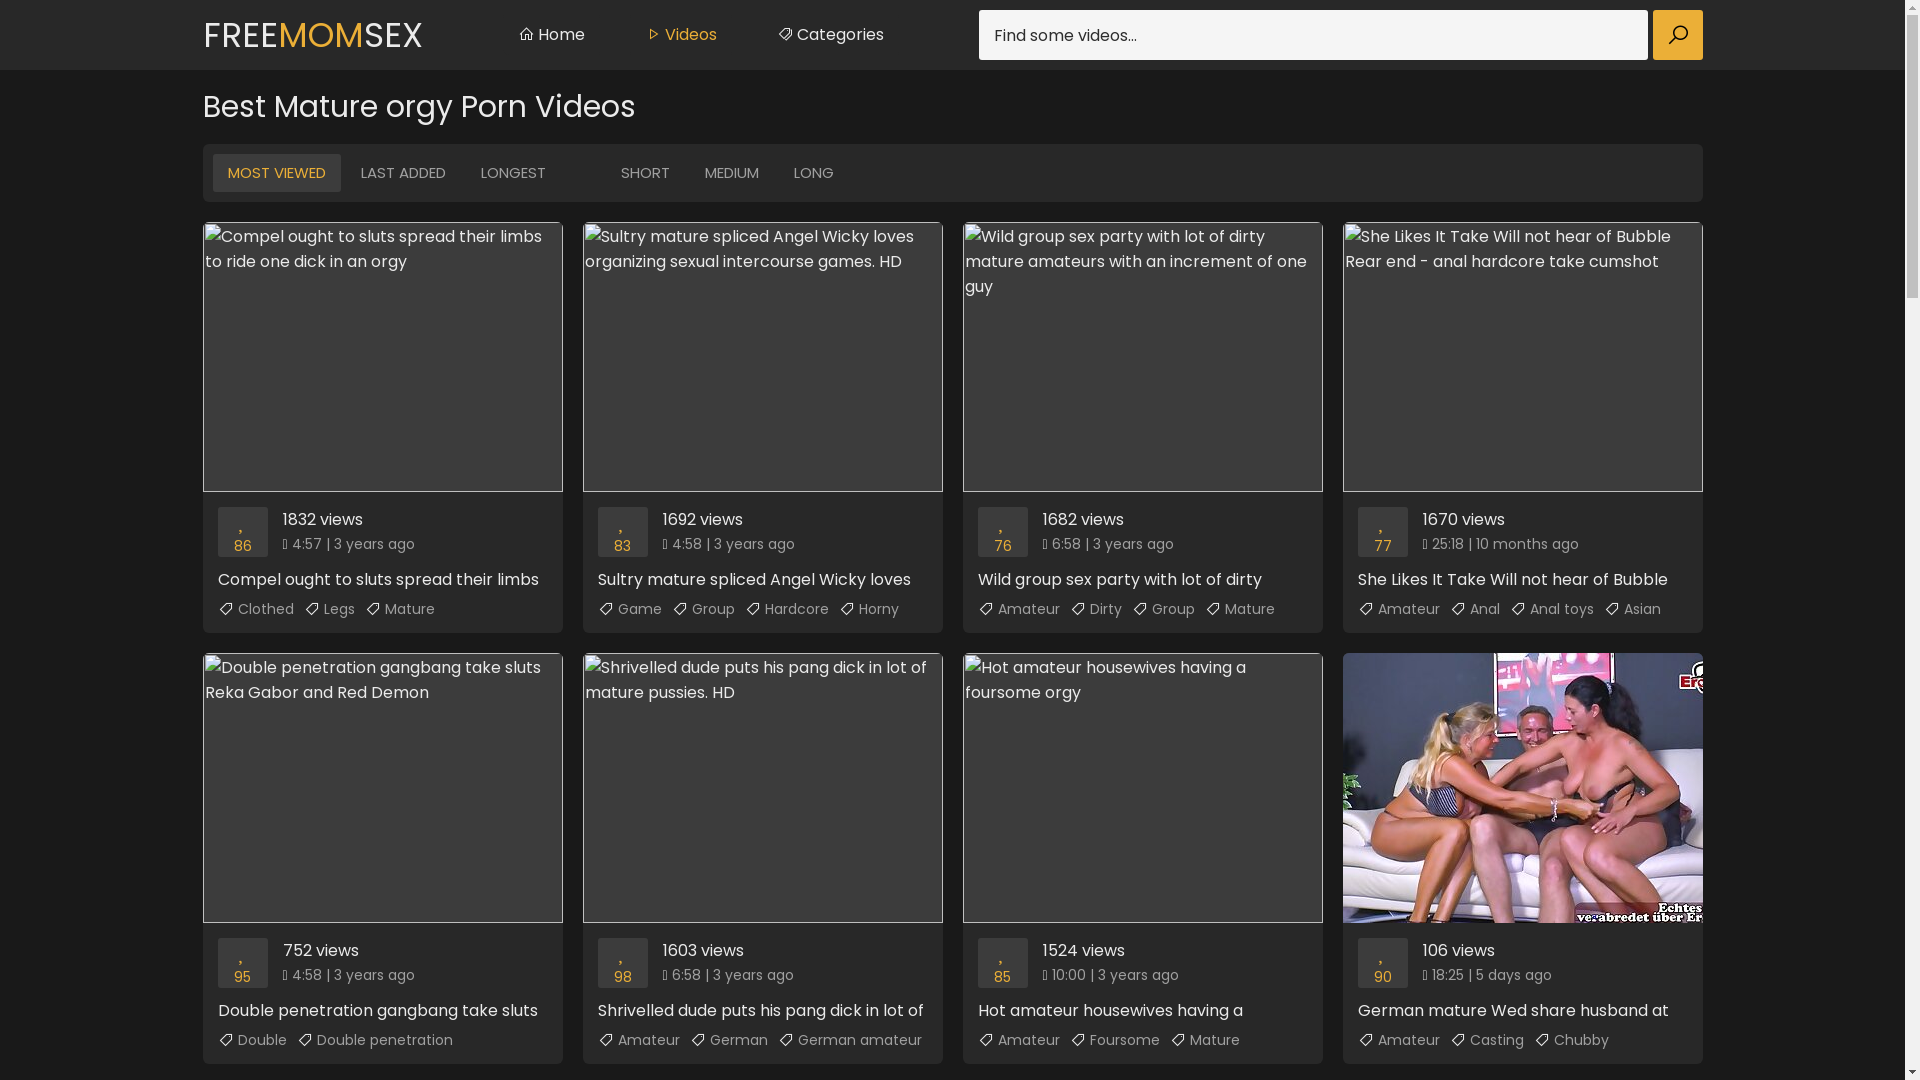 Image resolution: width=1920 pixels, height=1080 pixels. I want to click on 'Double', so click(217, 1039).